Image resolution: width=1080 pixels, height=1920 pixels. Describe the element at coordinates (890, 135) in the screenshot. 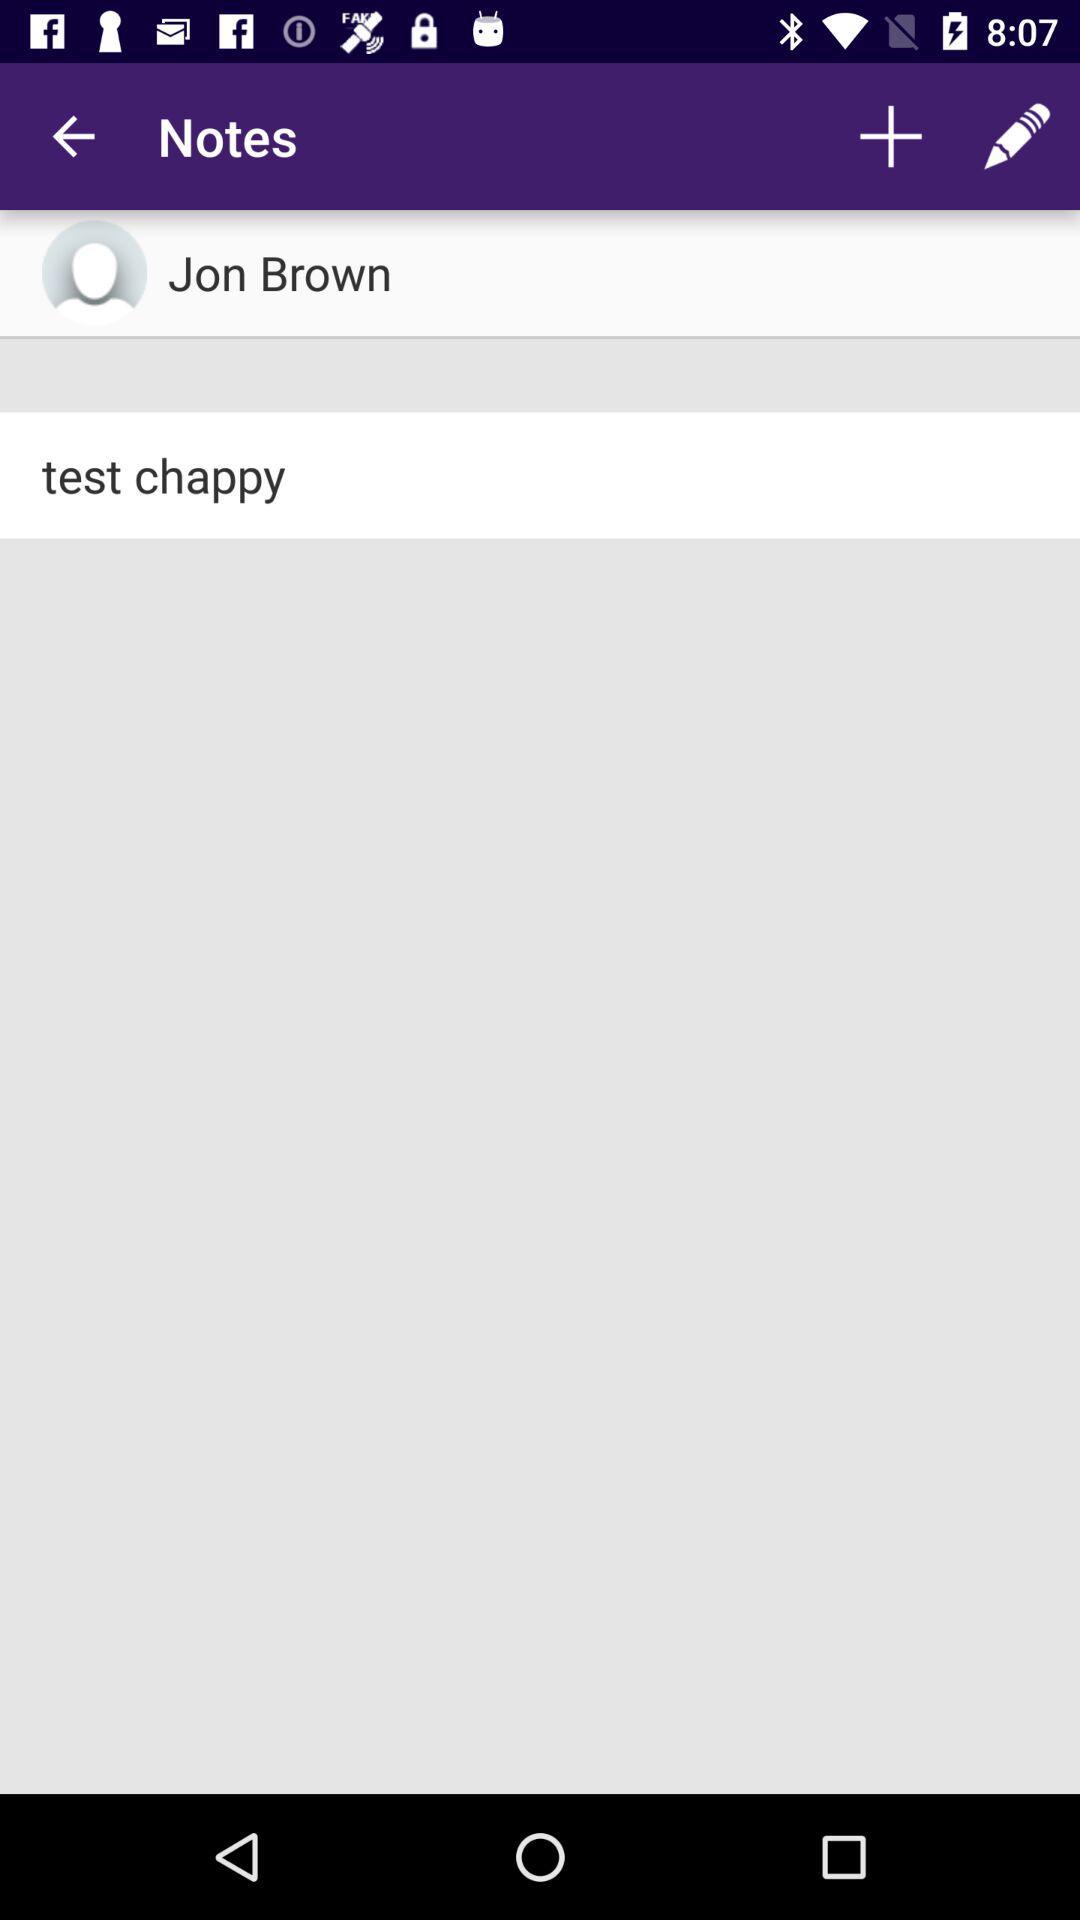

I see `the app next to the notes app` at that location.